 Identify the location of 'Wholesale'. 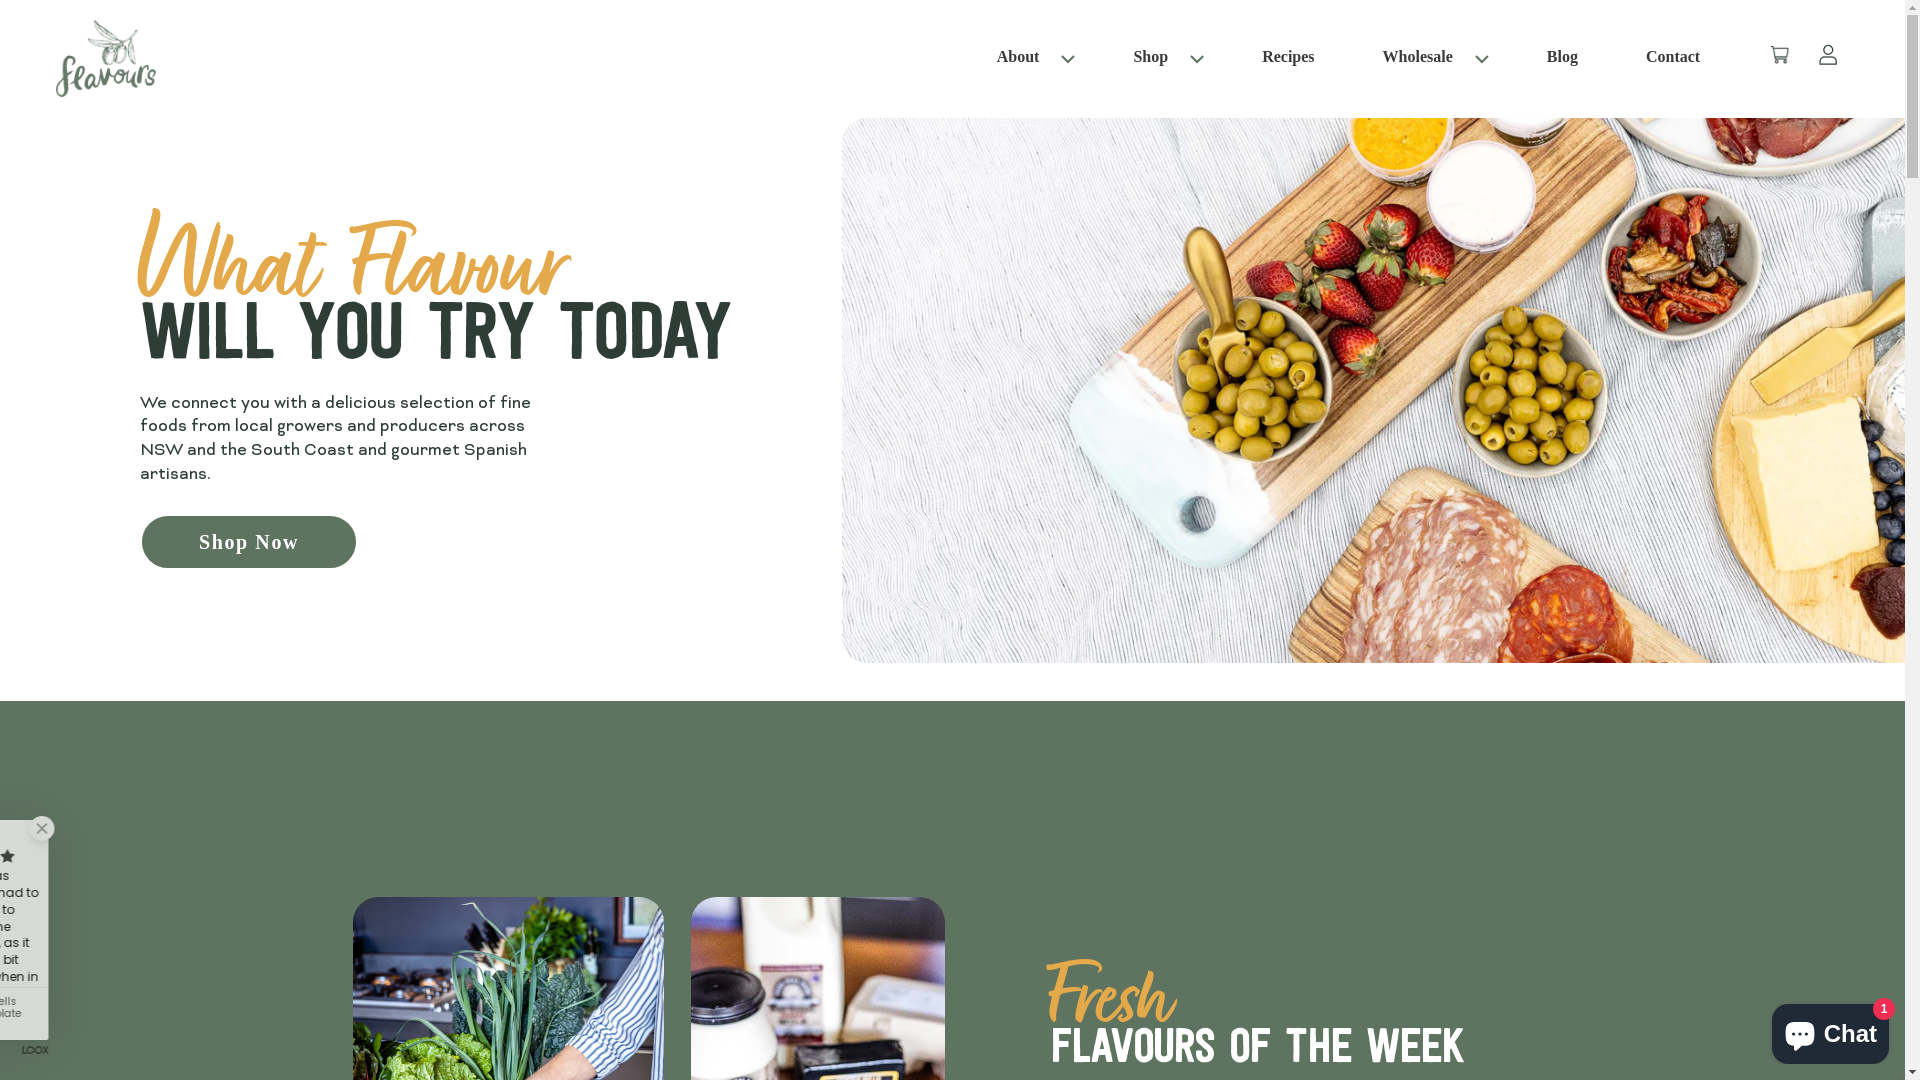
(1429, 57).